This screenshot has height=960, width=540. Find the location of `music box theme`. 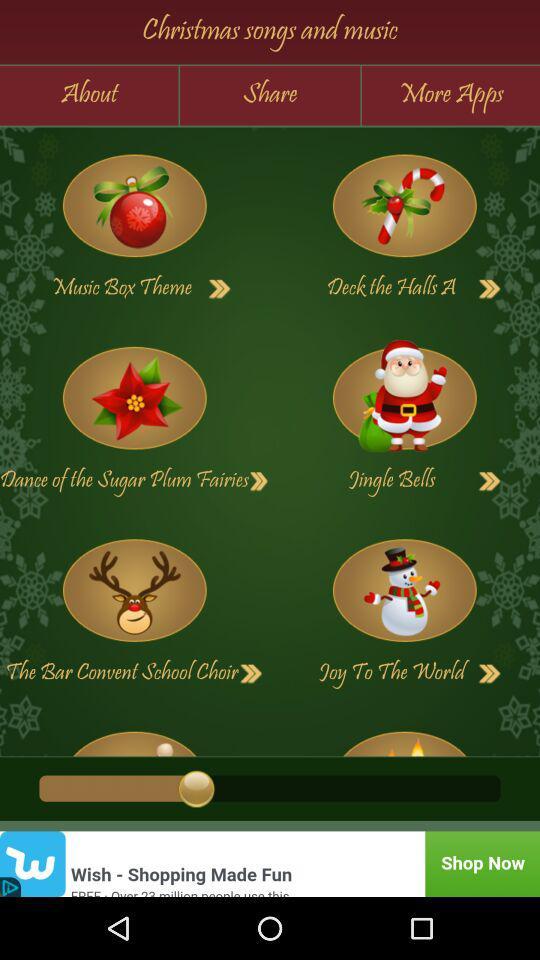

music box theme is located at coordinates (219, 288).